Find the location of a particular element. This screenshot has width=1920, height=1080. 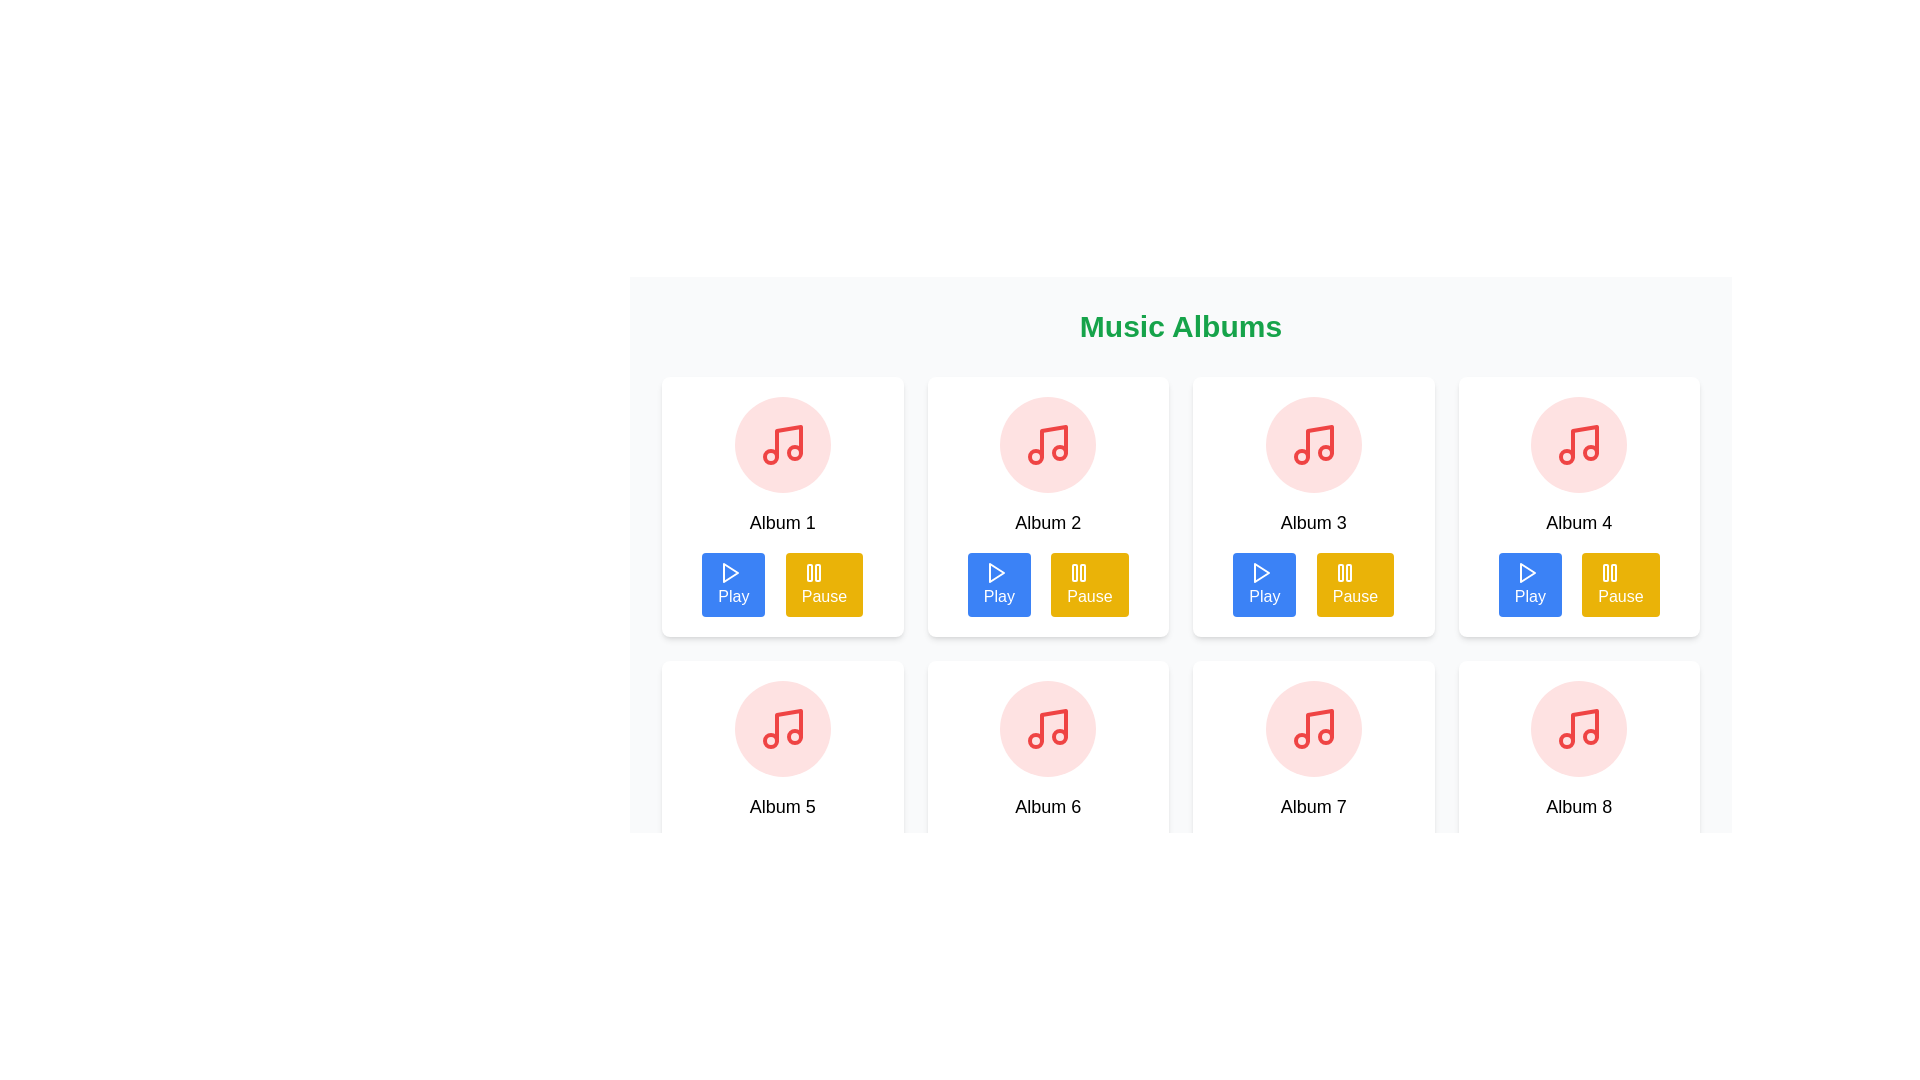

the dual-button control component's 'Play' button is located at coordinates (1047, 585).